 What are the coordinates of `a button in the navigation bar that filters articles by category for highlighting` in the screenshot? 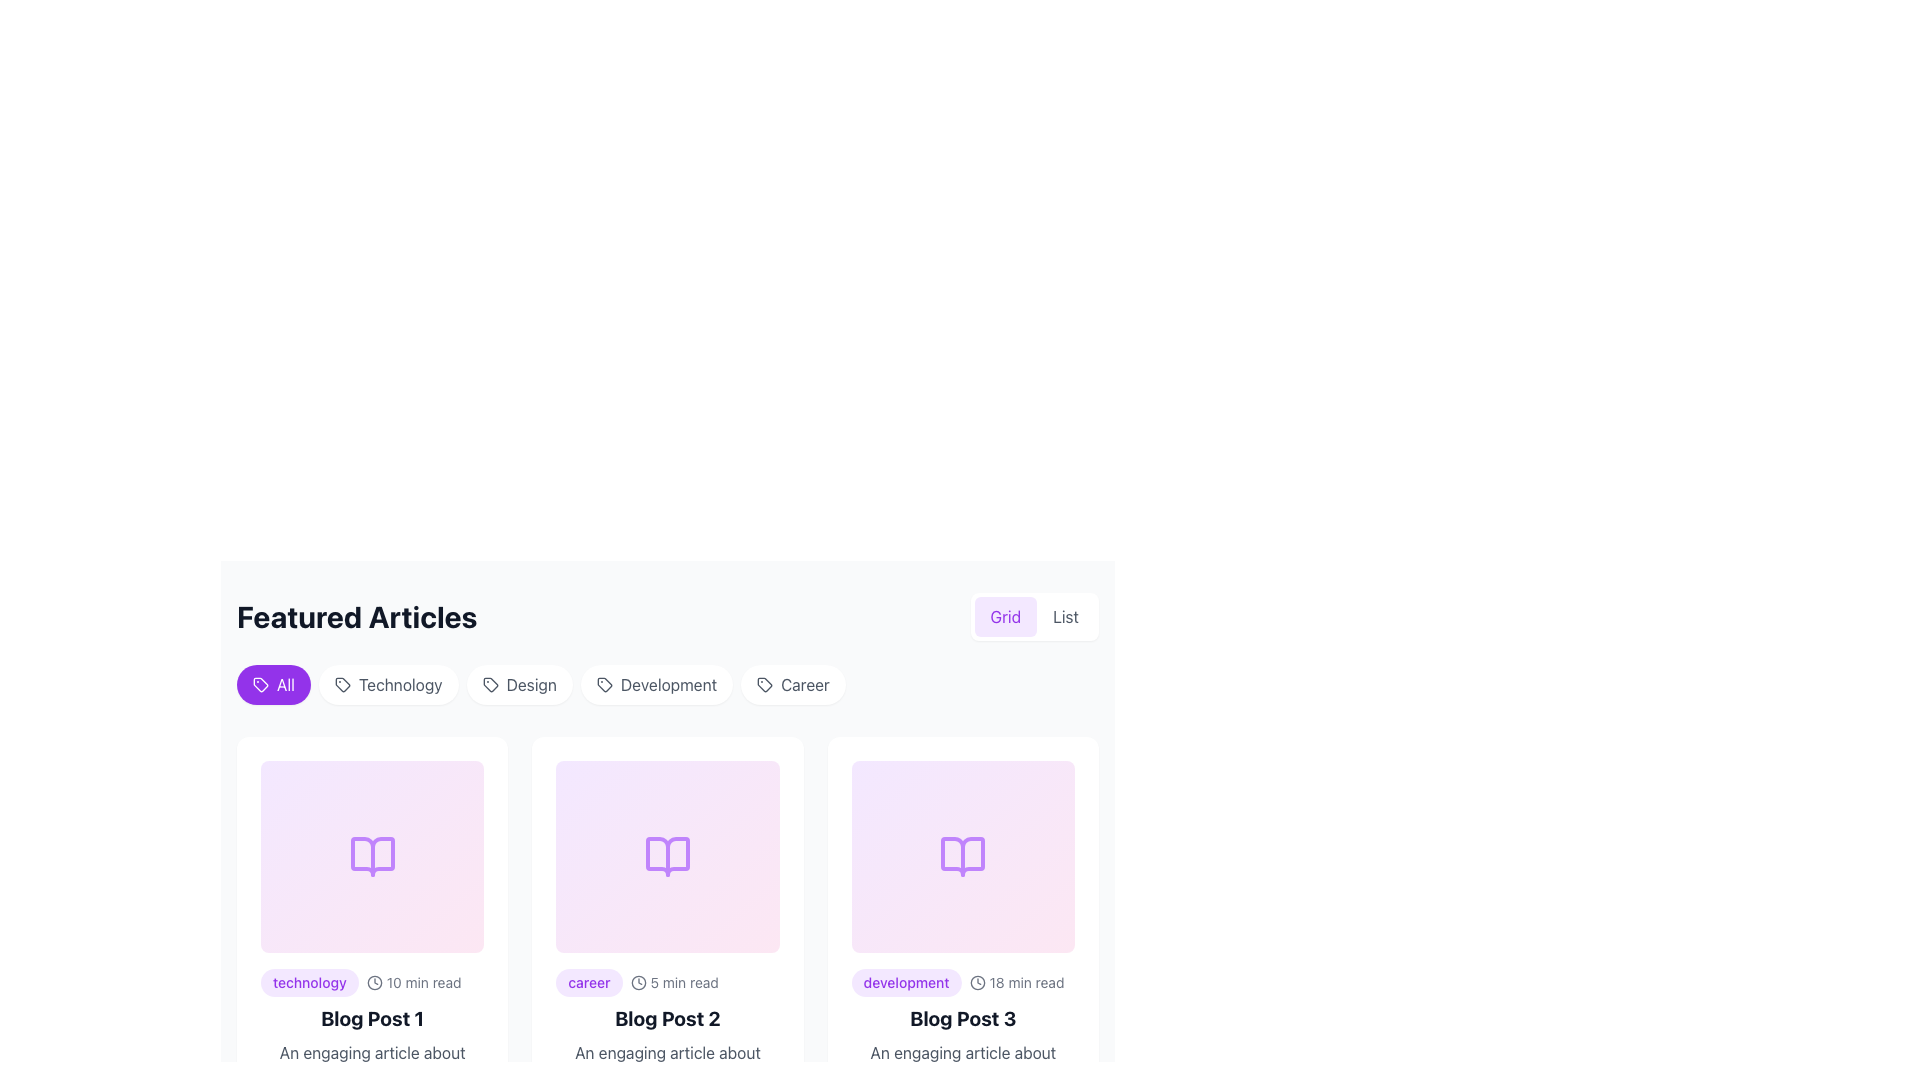 It's located at (667, 688).